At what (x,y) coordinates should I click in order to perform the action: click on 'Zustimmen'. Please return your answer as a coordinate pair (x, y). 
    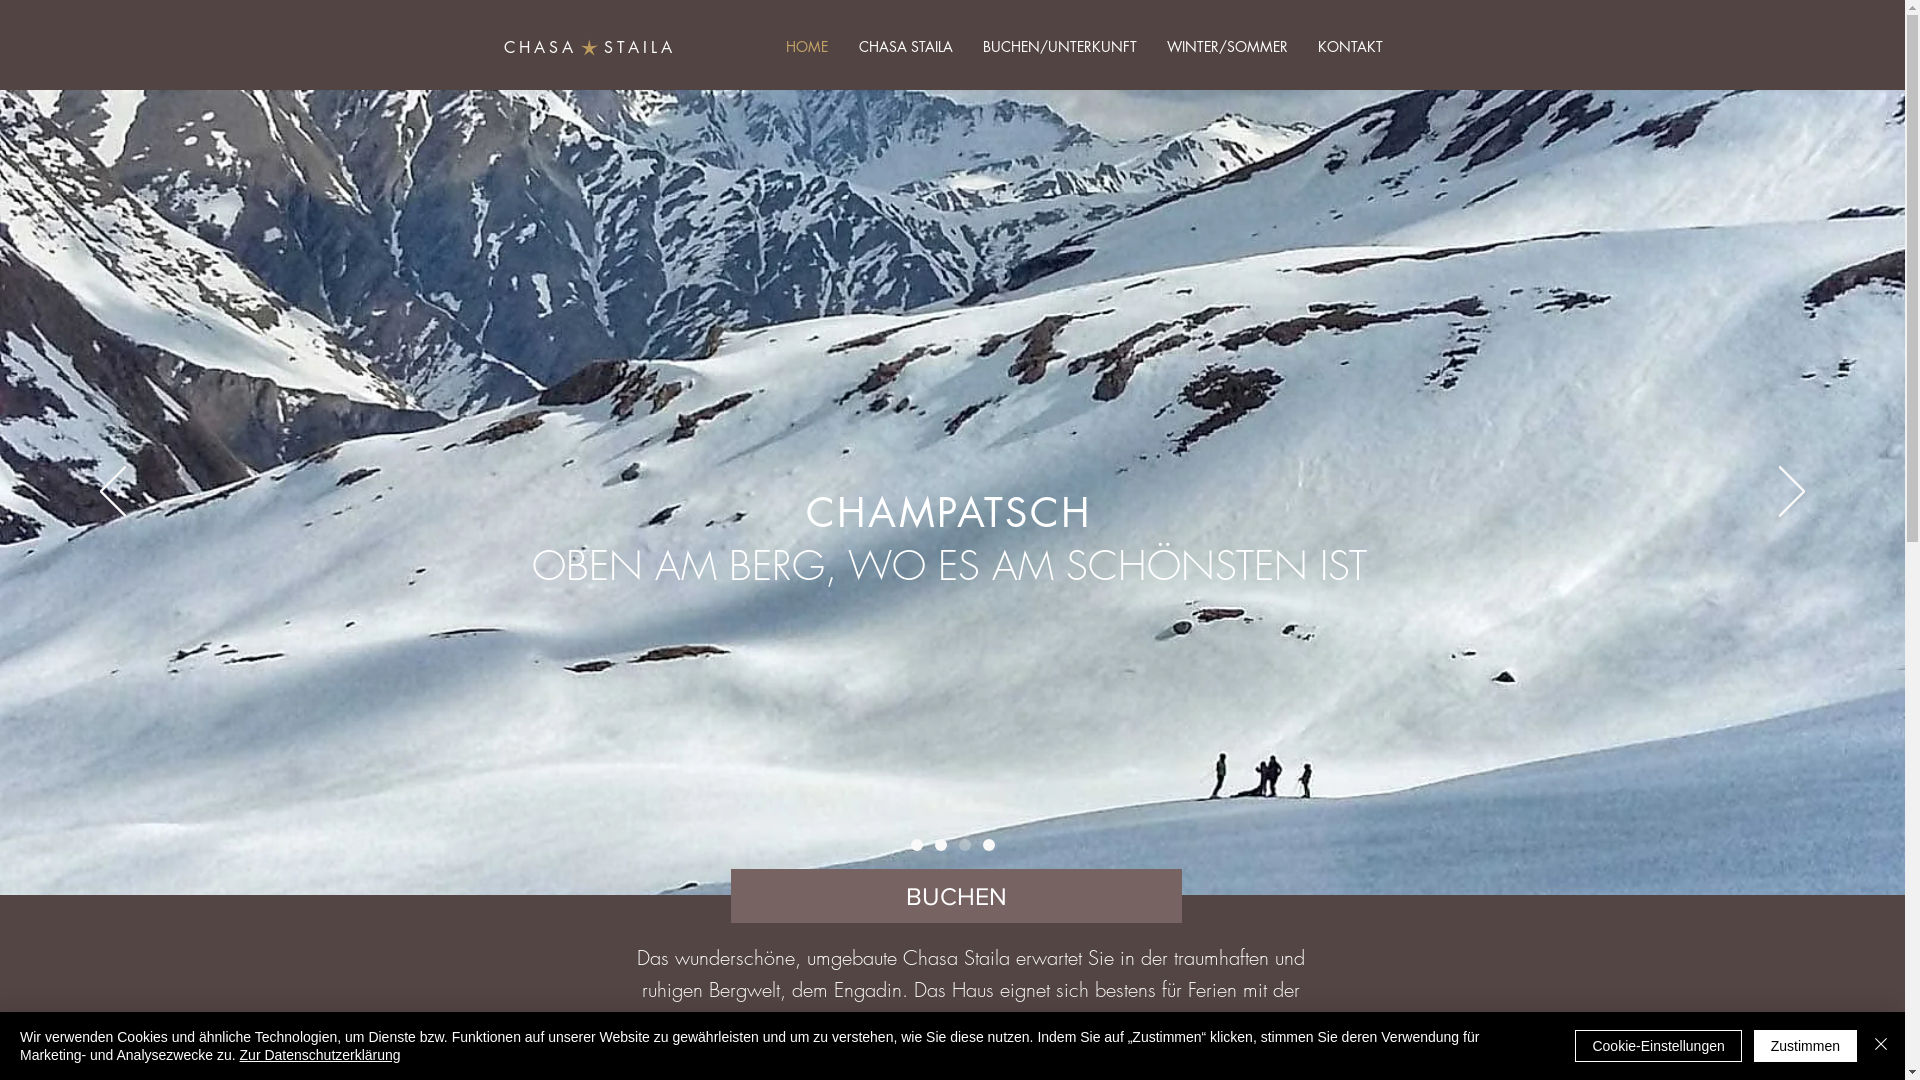
    Looking at the image, I should click on (1805, 1044).